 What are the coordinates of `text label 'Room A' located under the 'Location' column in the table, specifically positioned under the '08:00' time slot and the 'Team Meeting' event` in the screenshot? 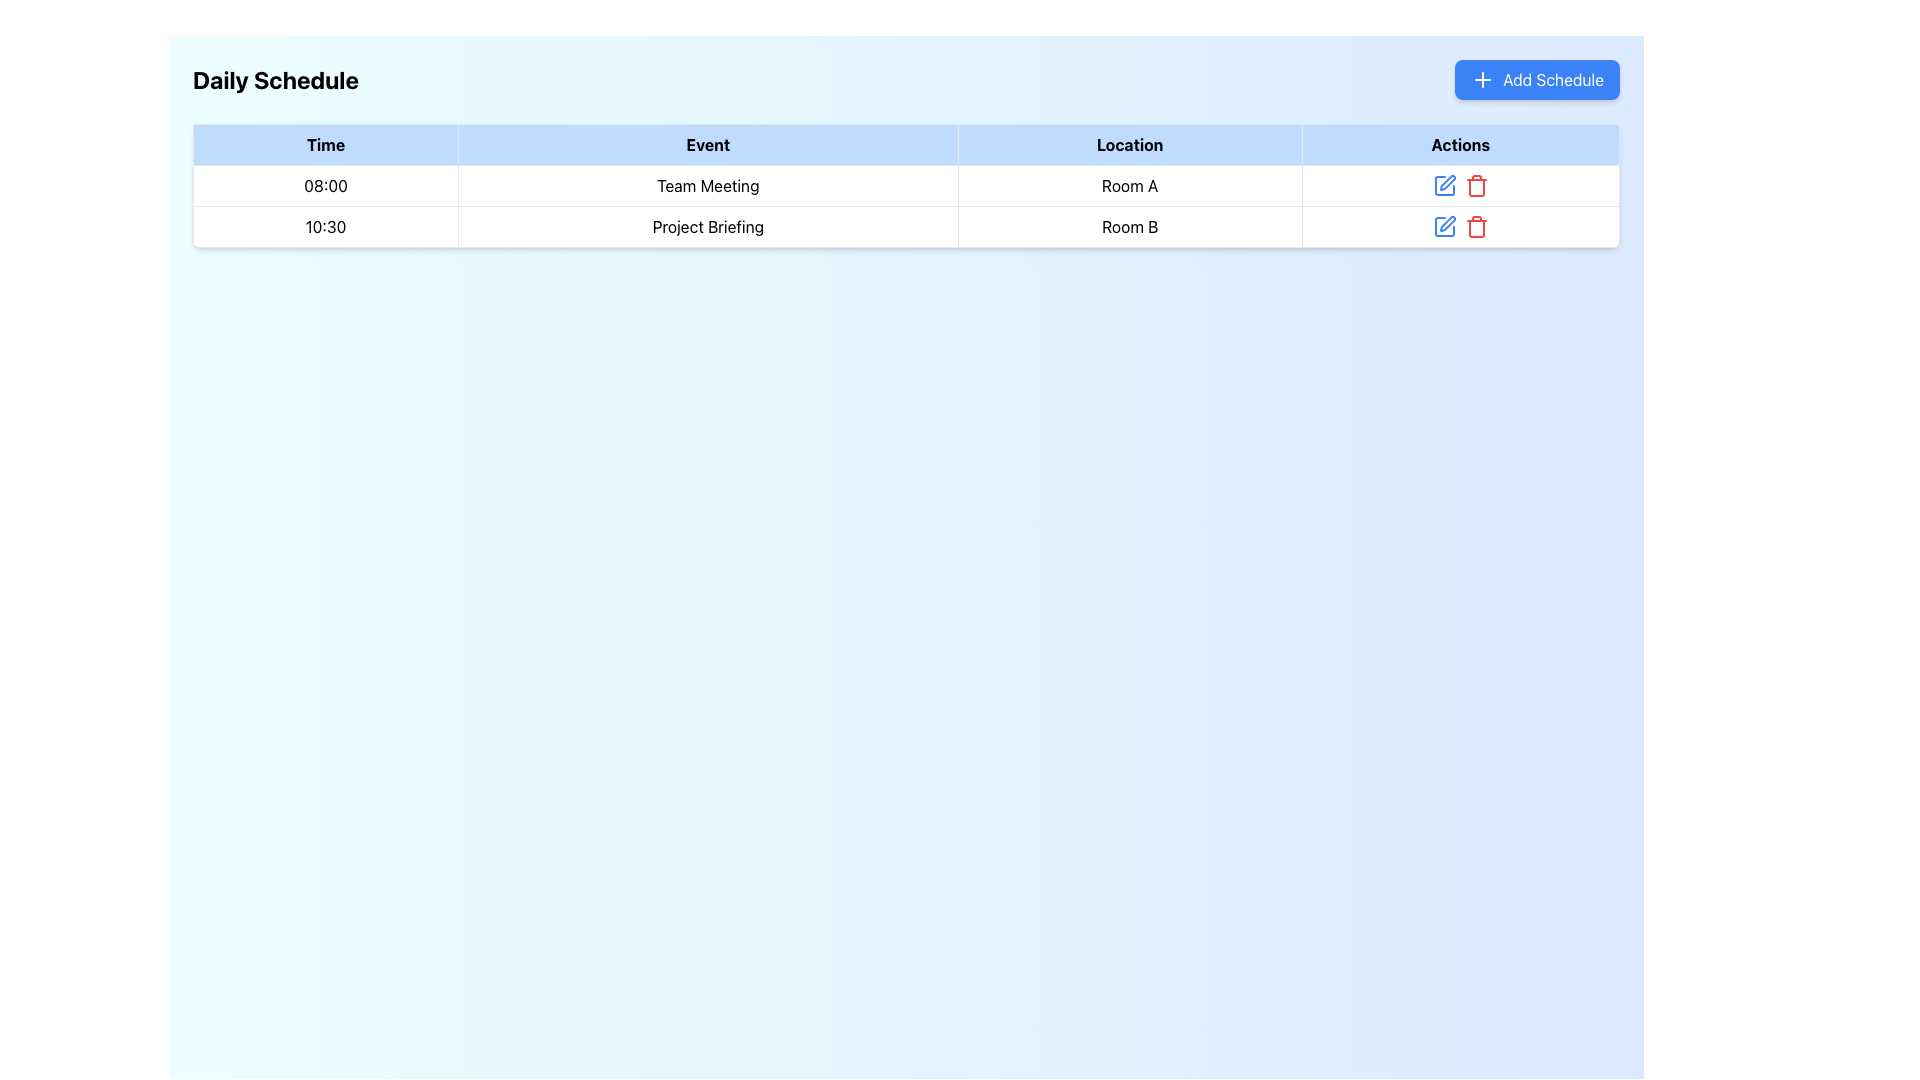 It's located at (1130, 185).